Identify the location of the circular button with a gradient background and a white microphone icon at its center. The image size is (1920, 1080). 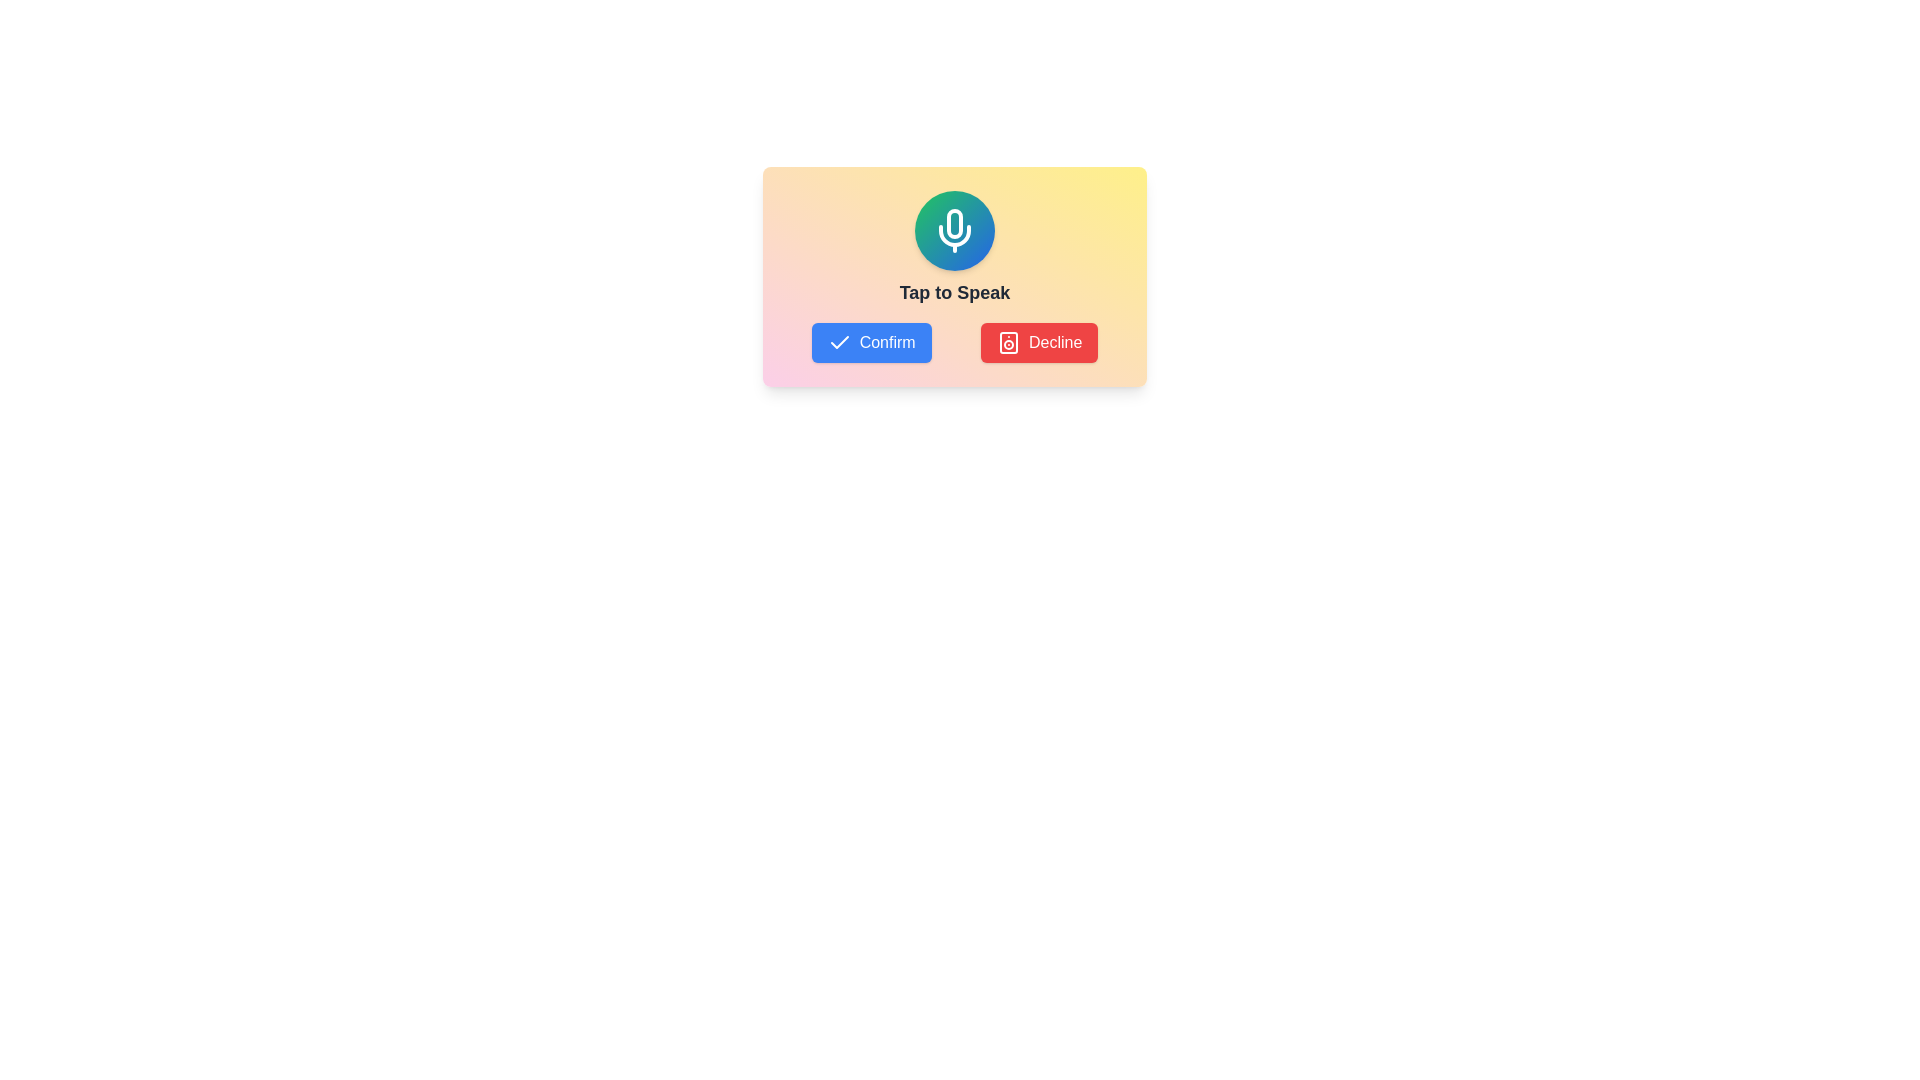
(954, 230).